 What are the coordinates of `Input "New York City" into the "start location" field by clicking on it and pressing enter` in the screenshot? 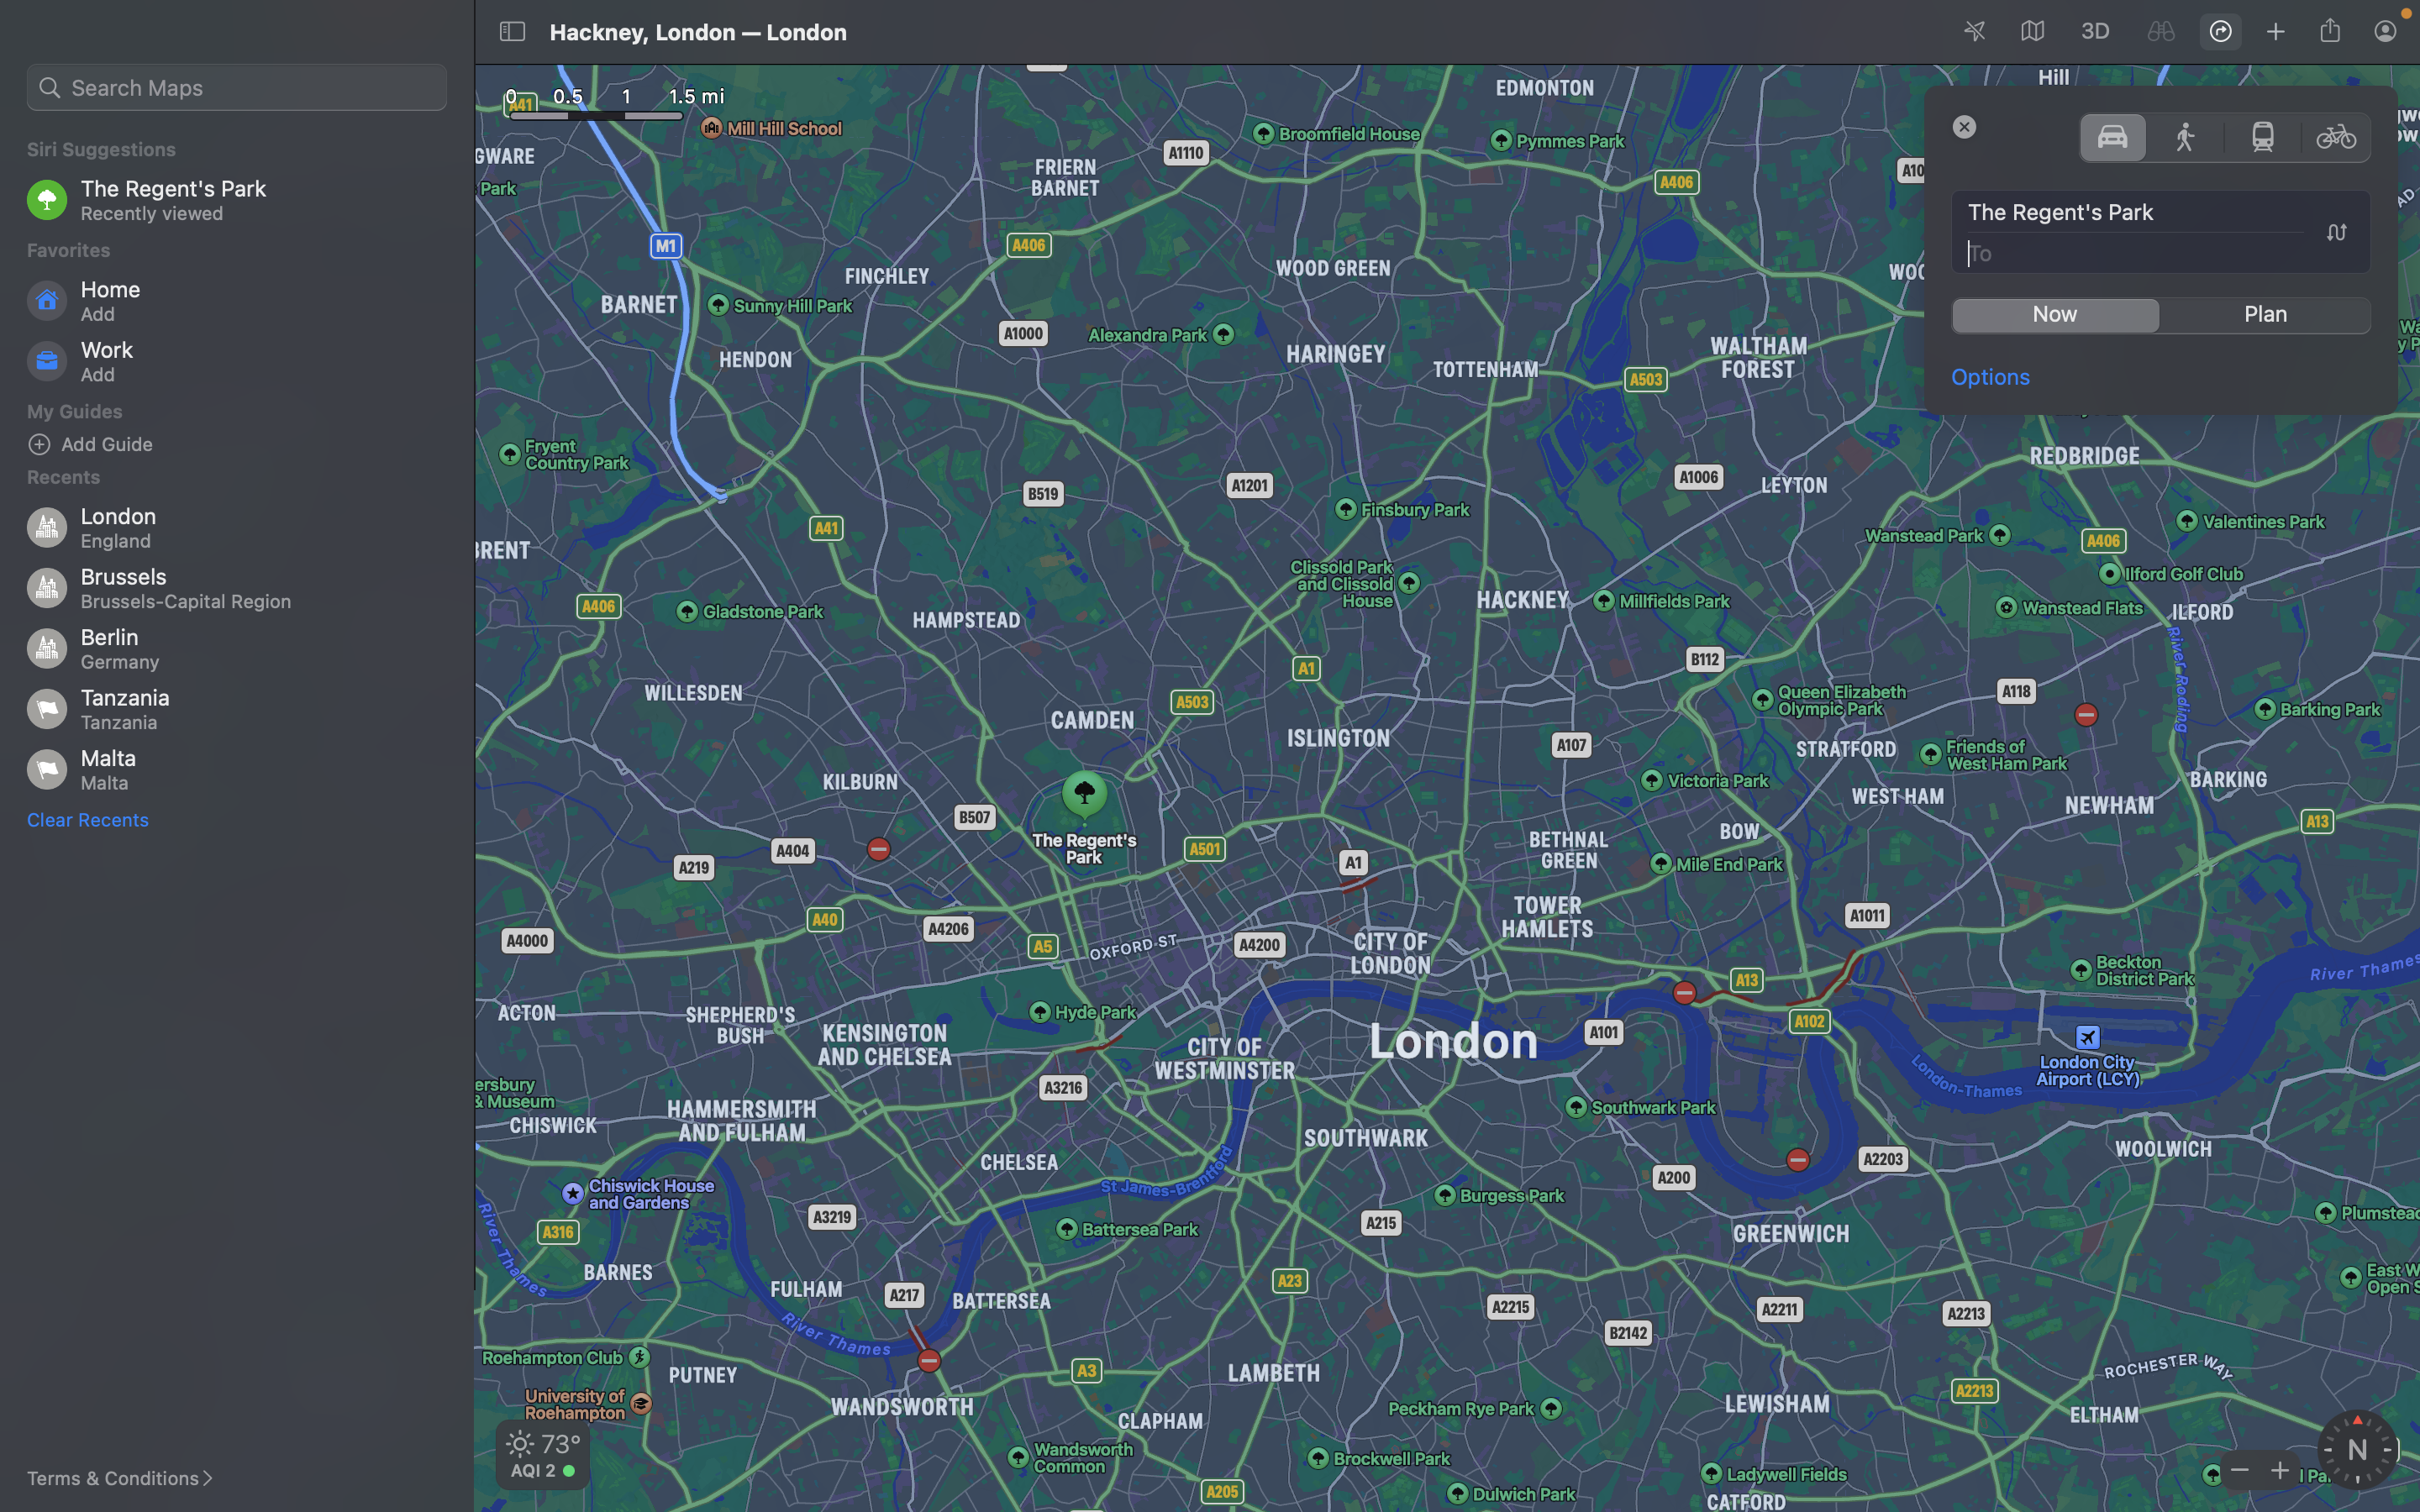 It's located at (2162, 213).